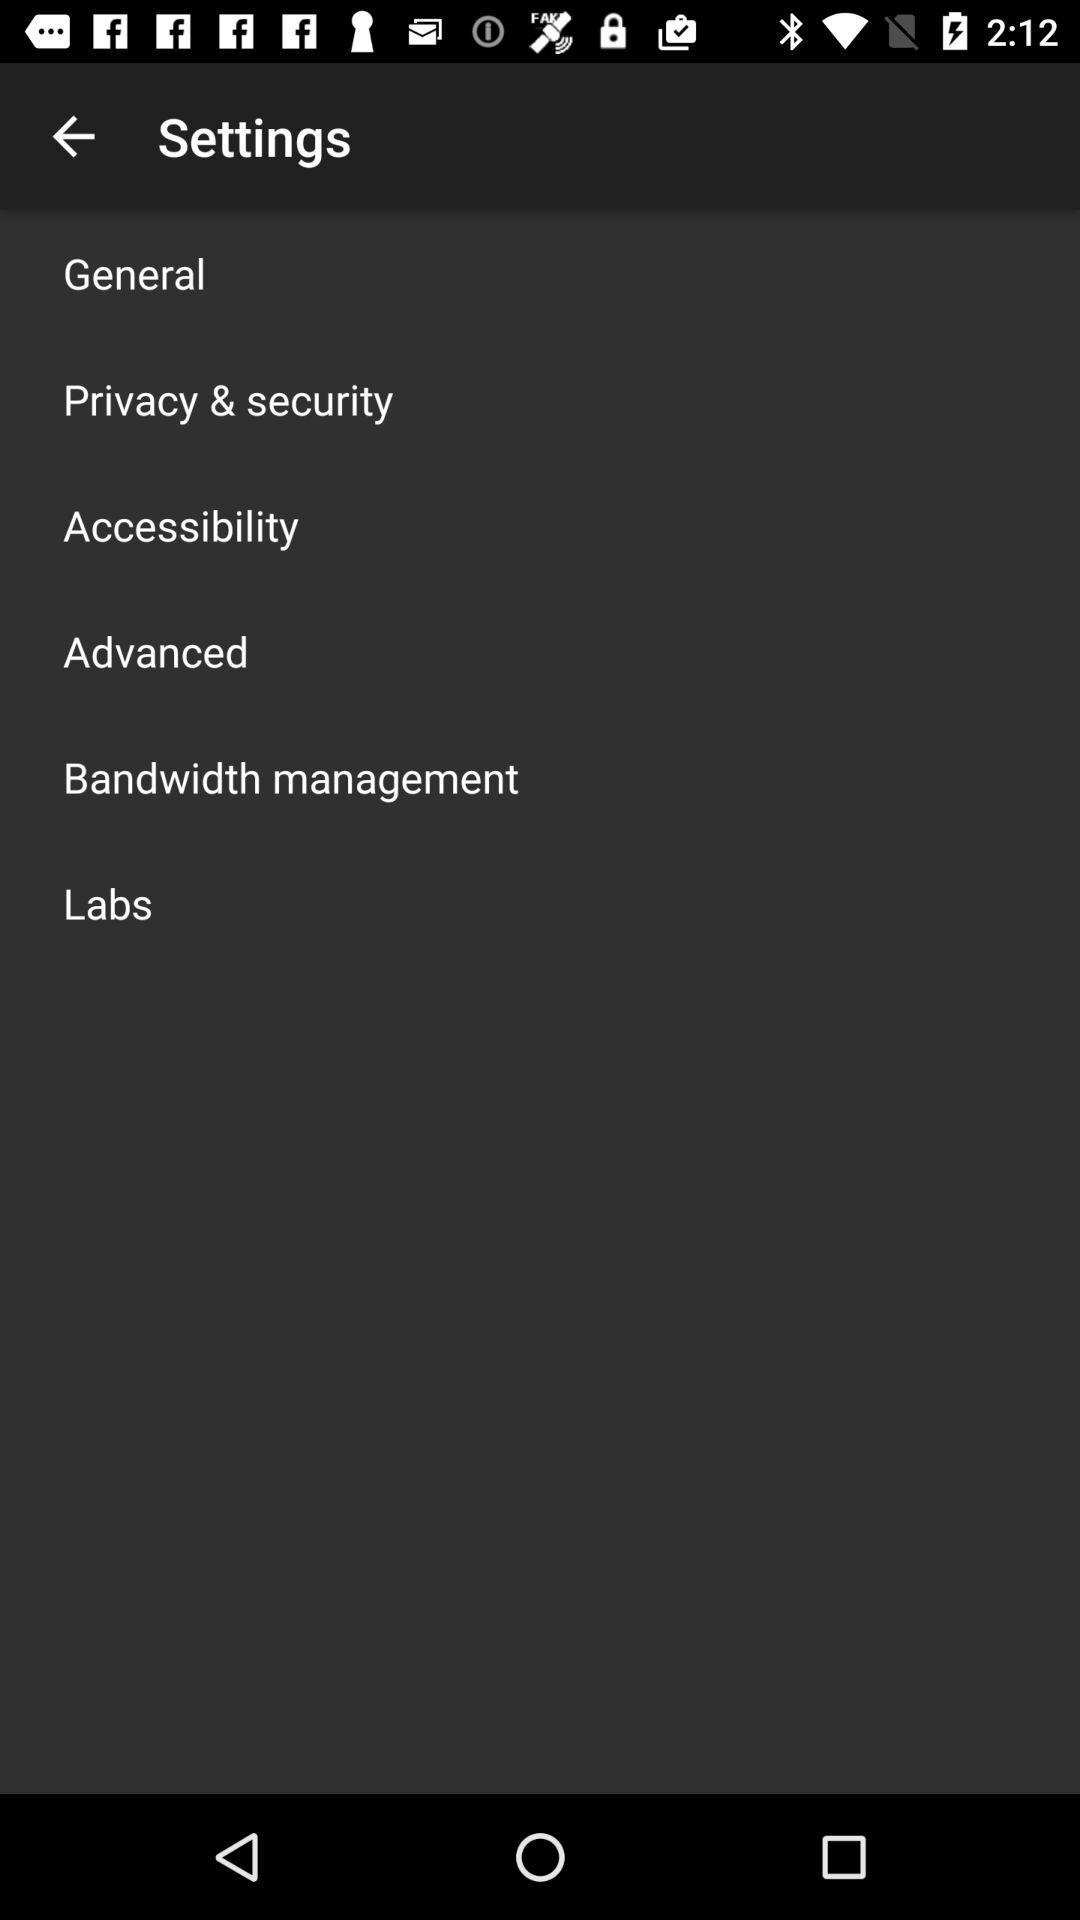  What do you see at coordinates (290, 776) in the screenshot?
I see `icon above the labs app` at bounding box center [290, 776].